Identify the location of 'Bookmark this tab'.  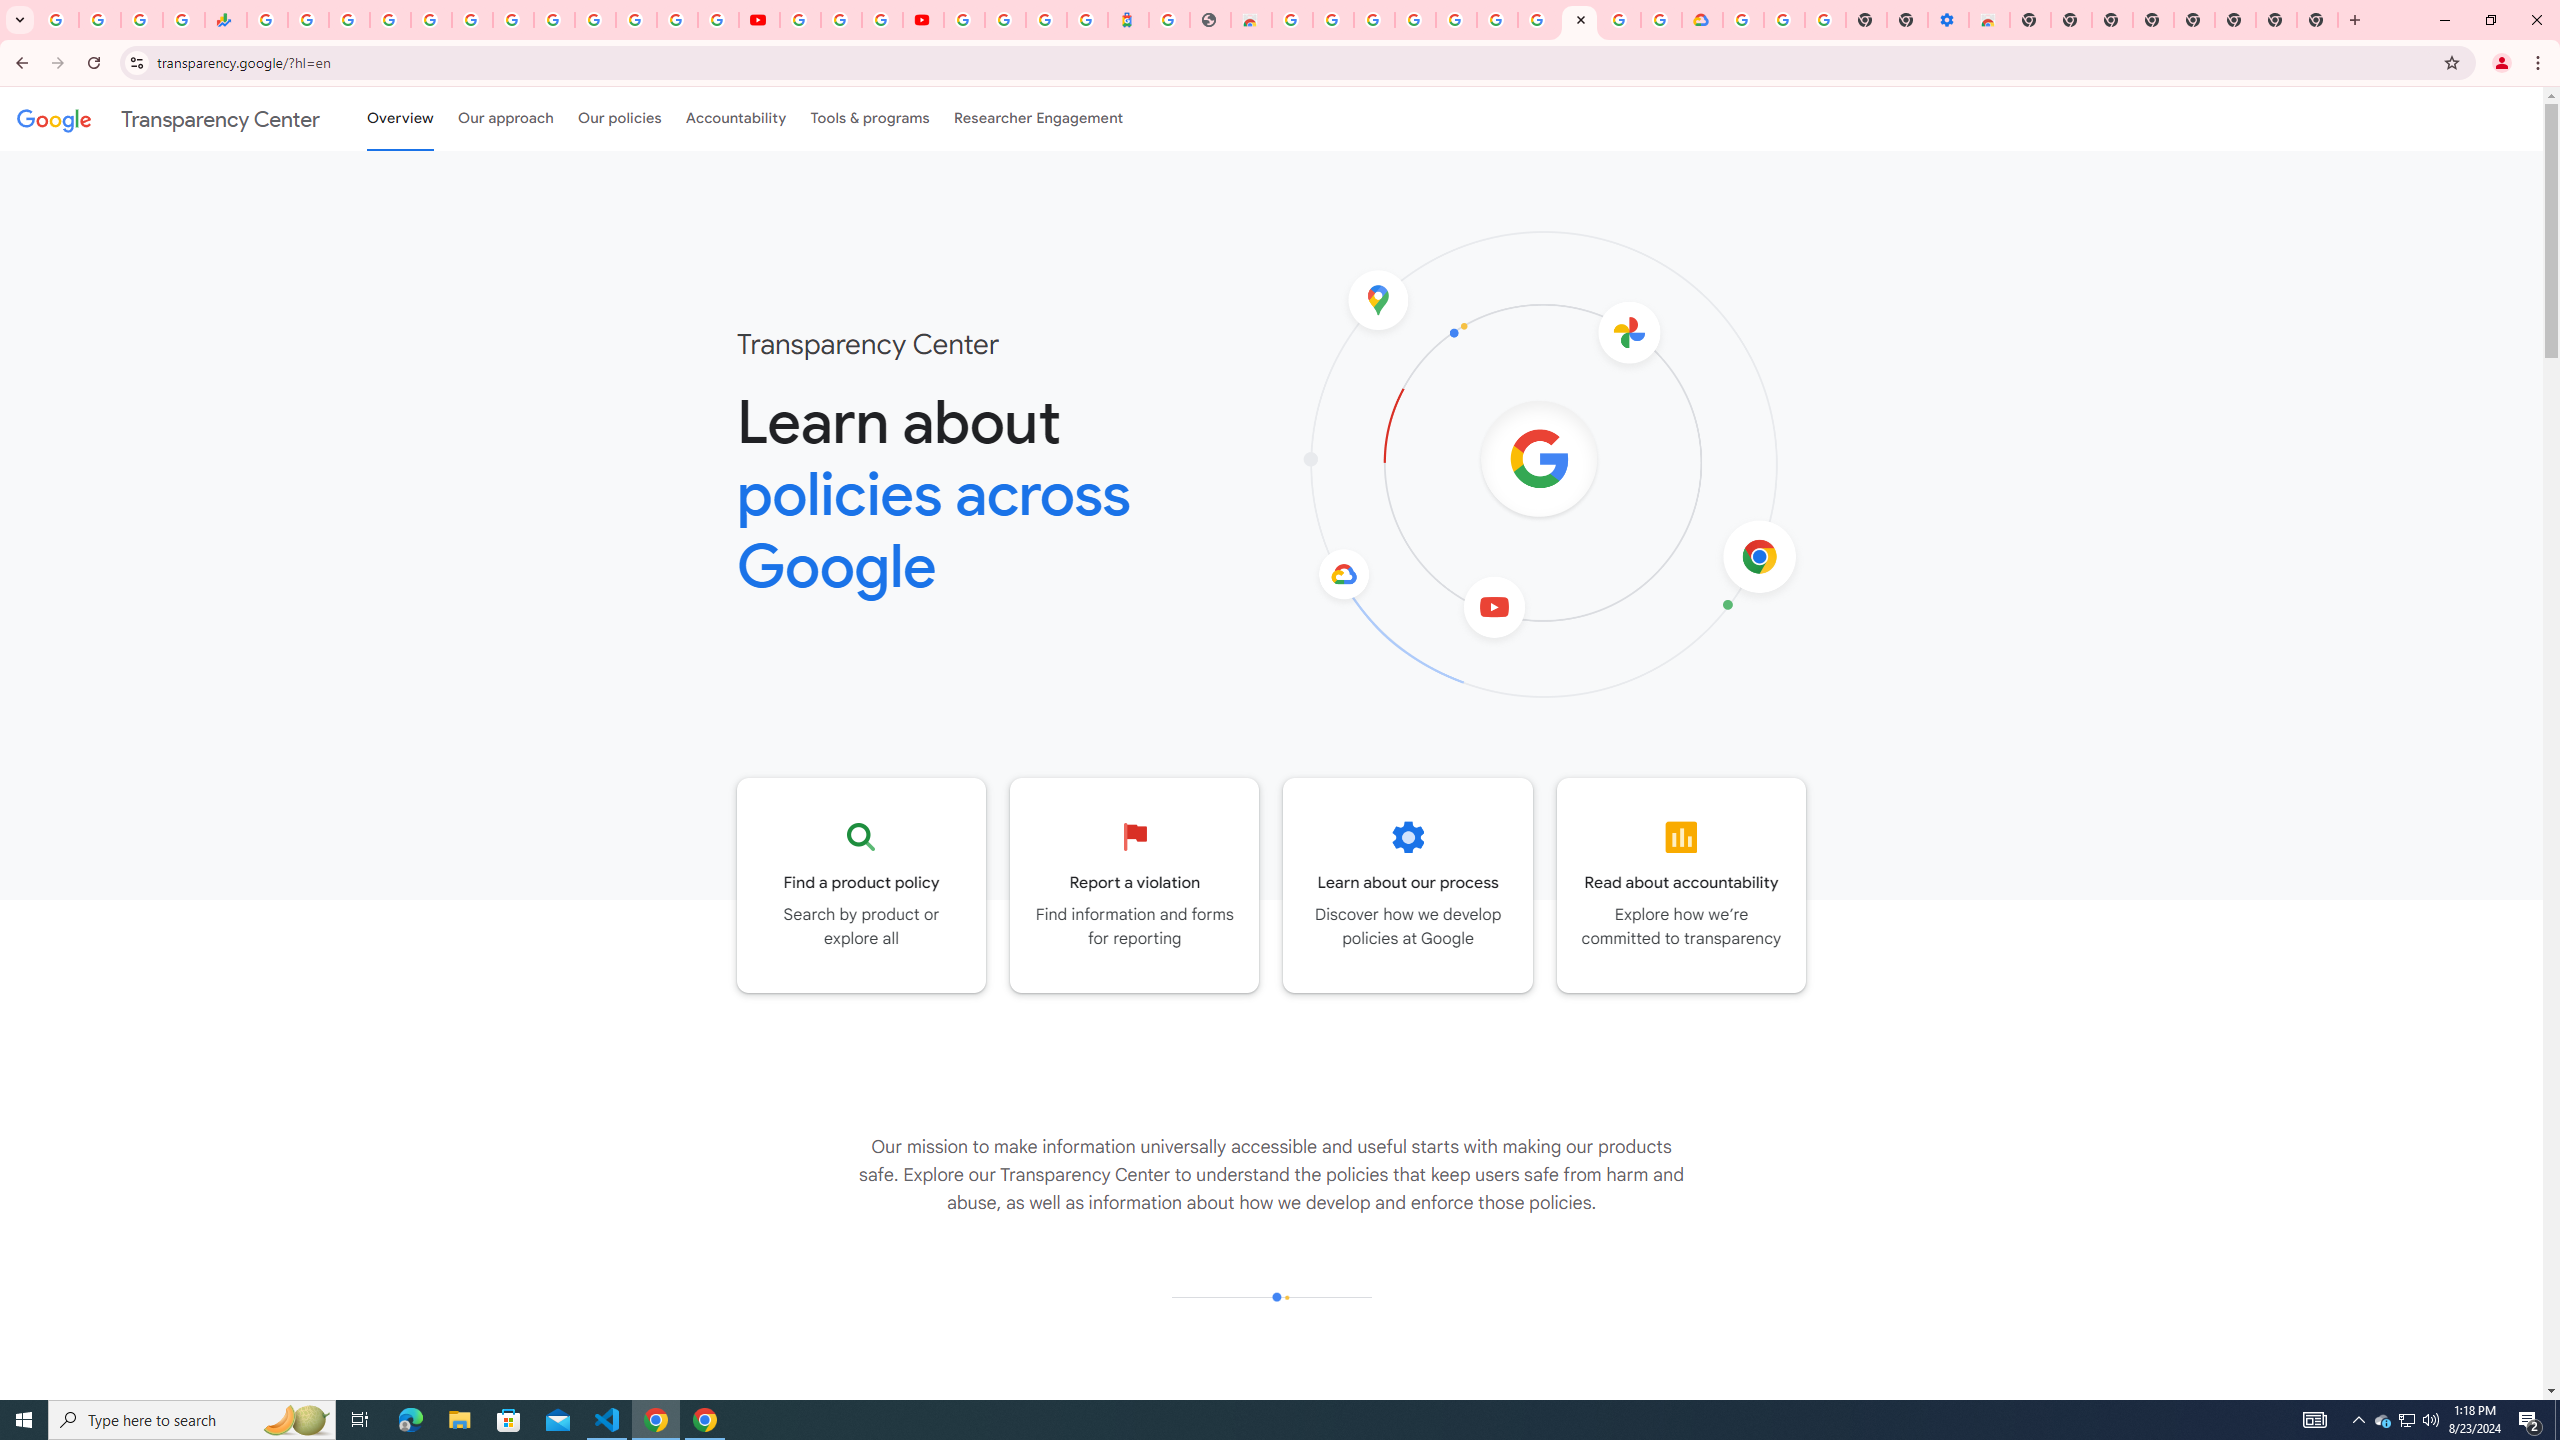
(2450, 61).